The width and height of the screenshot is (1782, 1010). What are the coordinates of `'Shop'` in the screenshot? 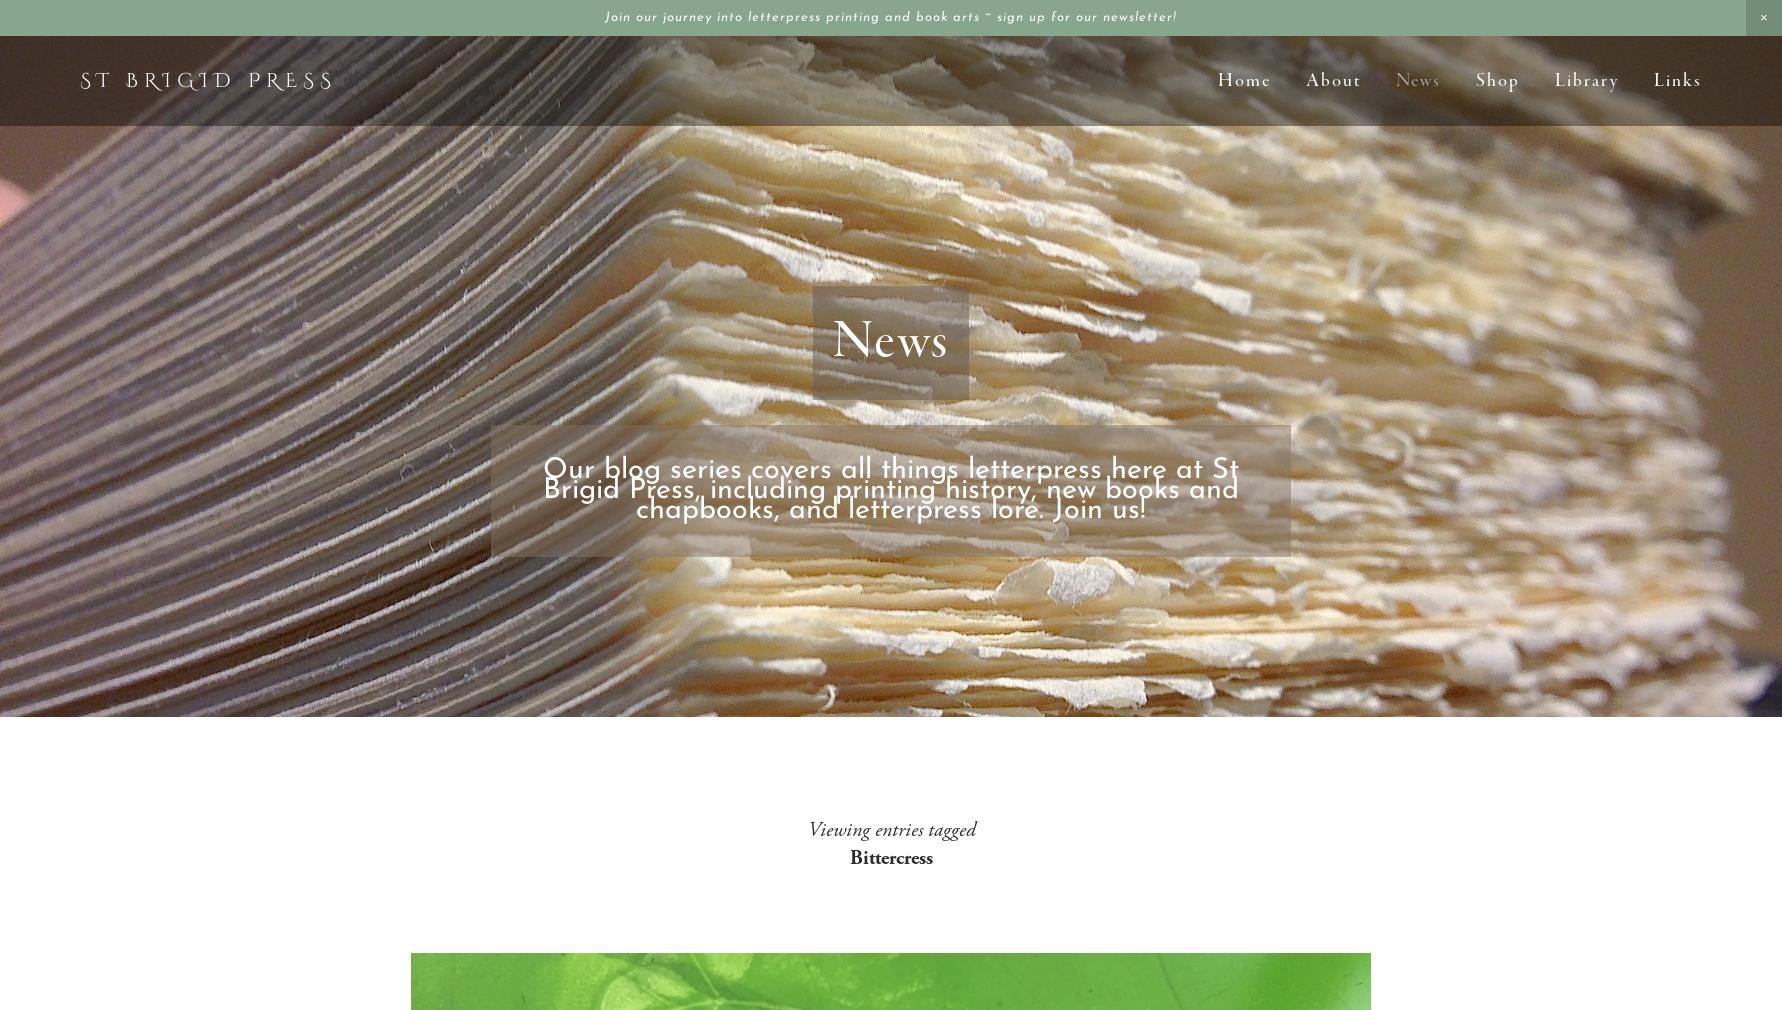 It's located at (1497, 80).